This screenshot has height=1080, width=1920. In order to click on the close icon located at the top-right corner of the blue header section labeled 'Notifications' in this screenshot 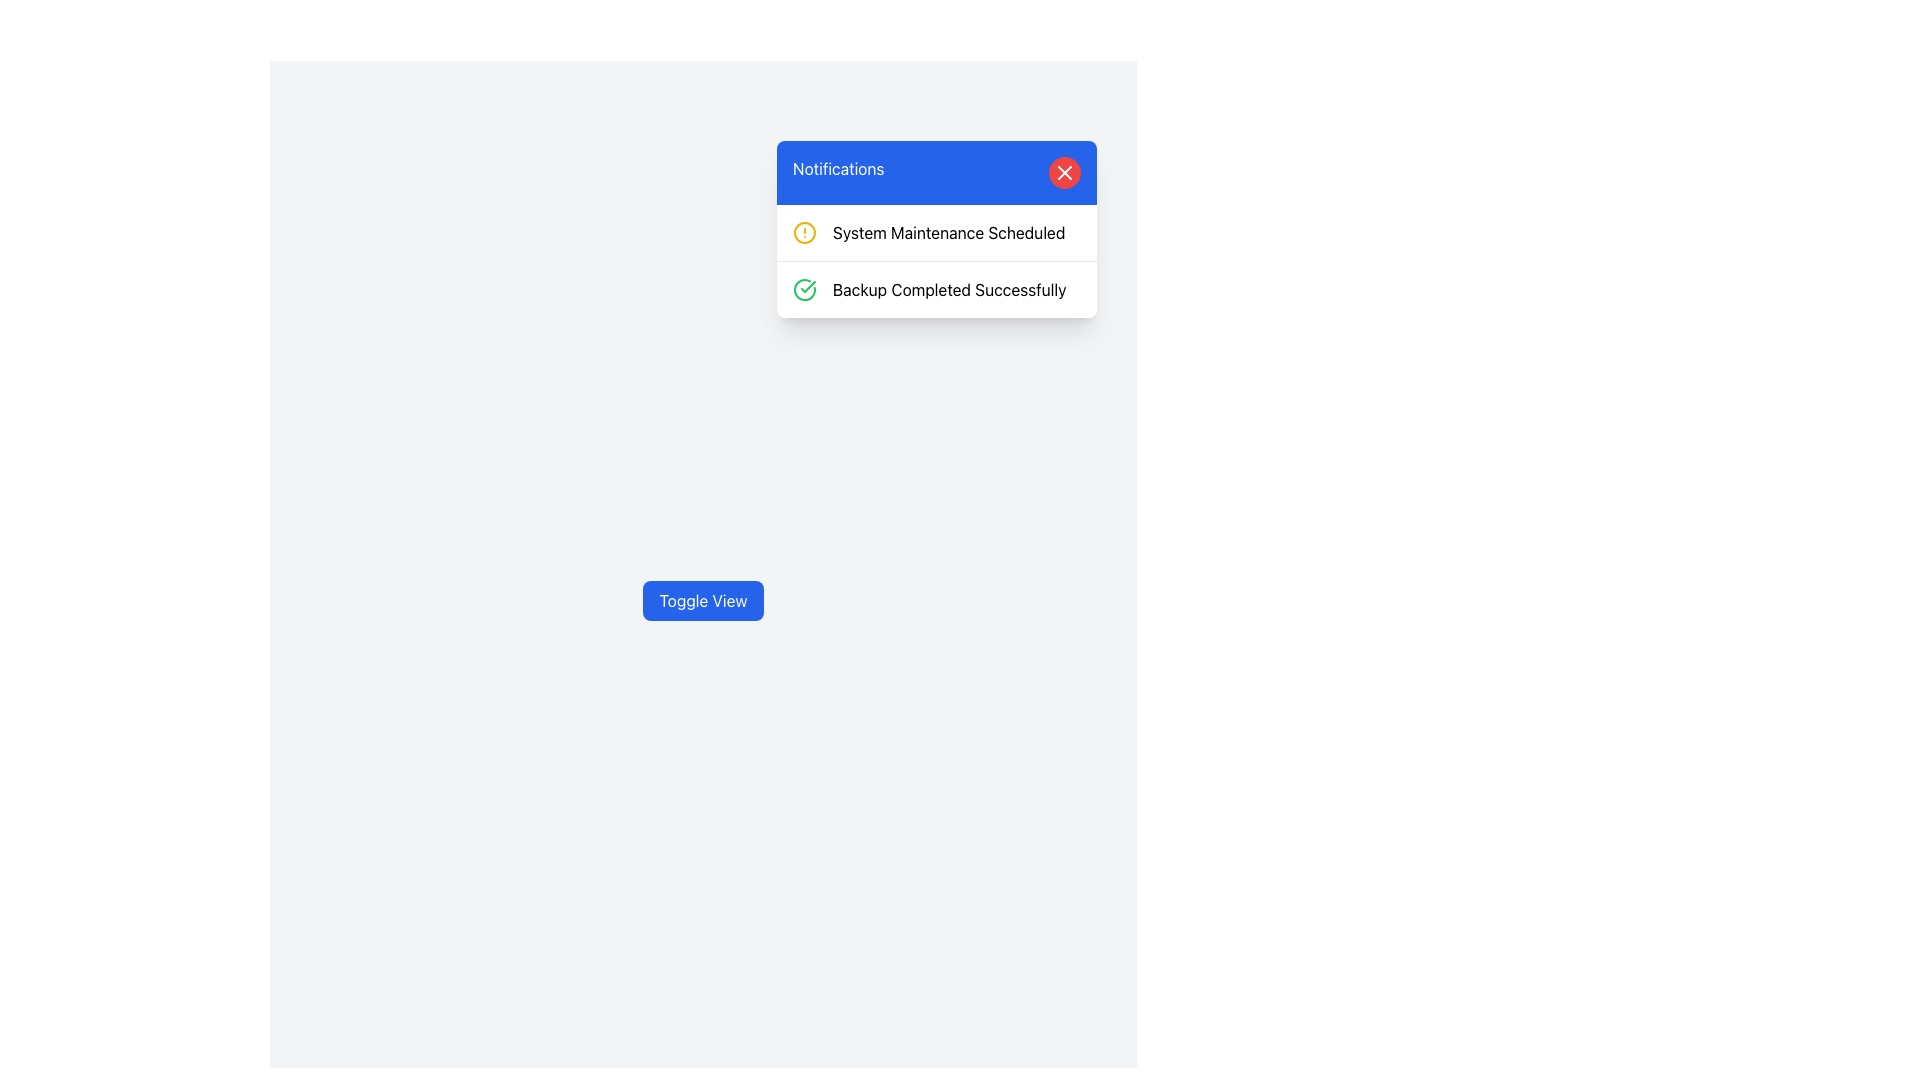, I will do `click(1064, 172)`.